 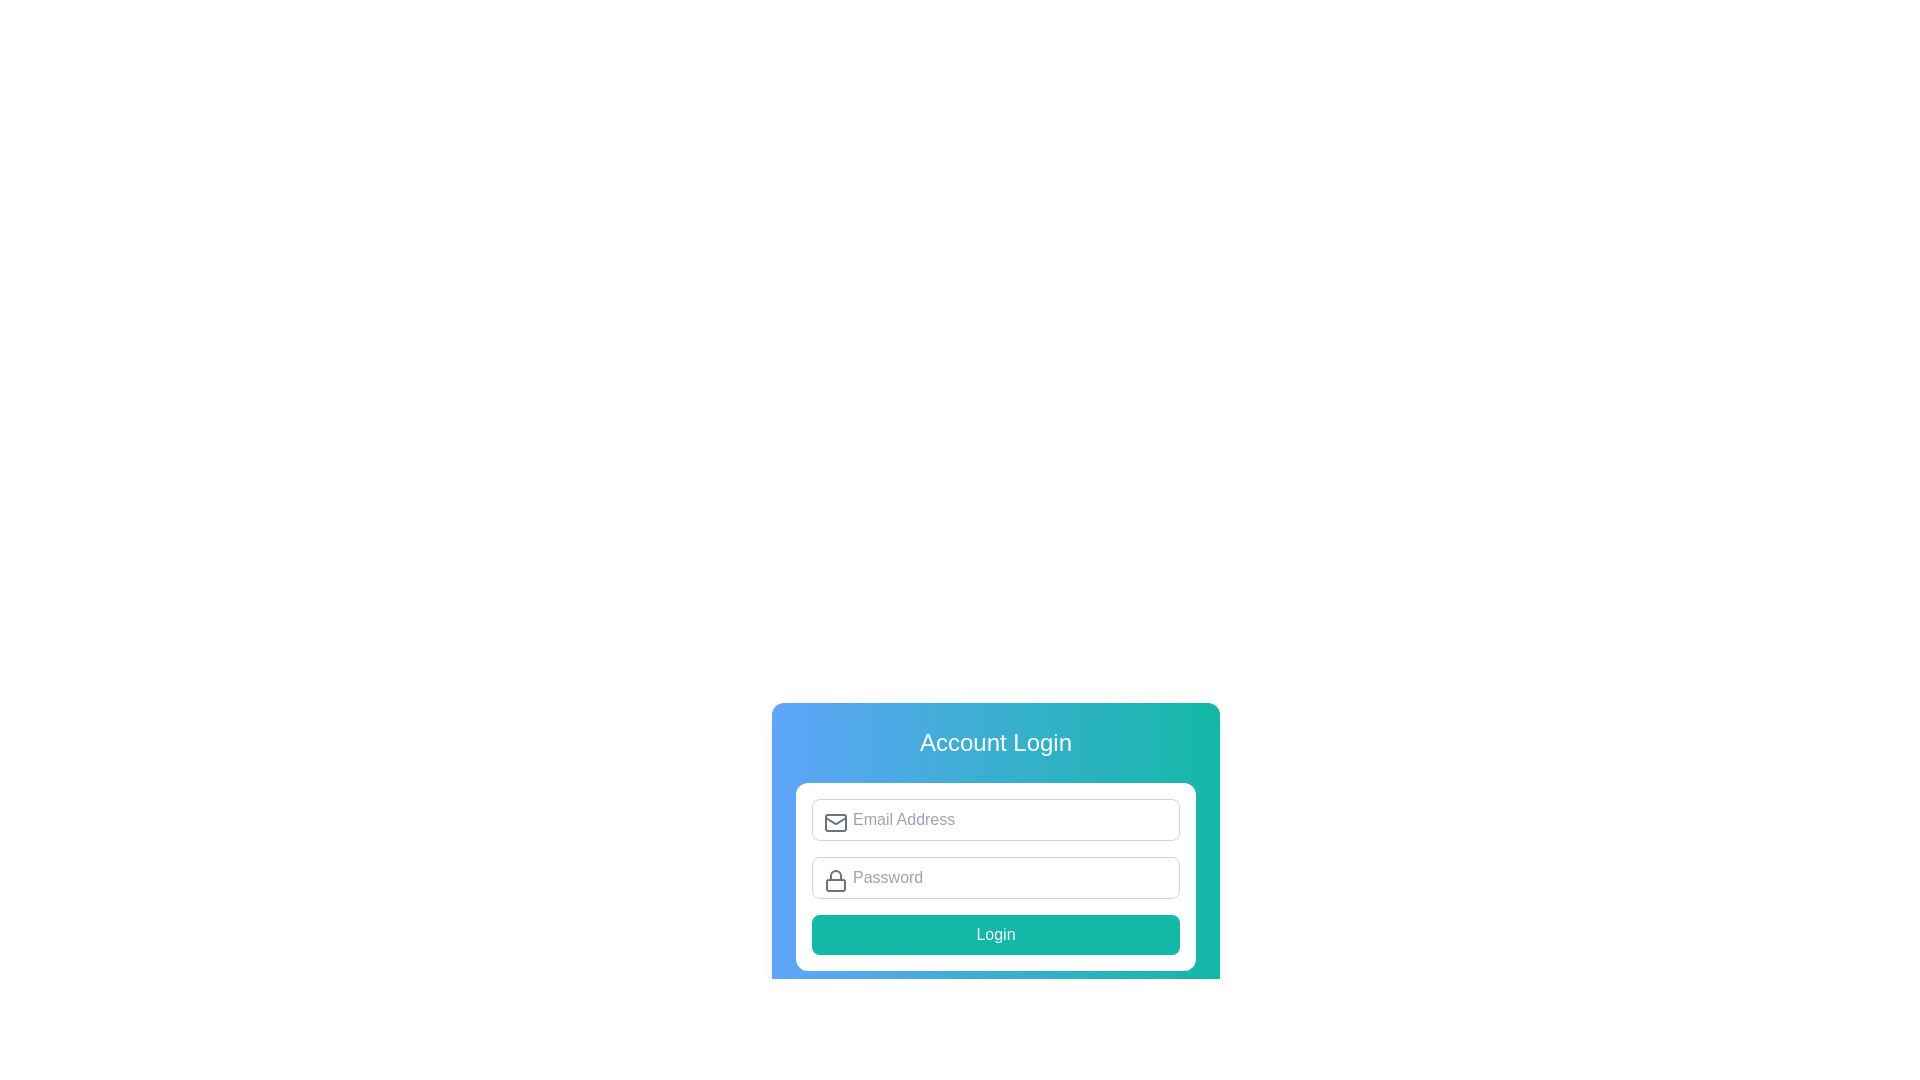 I want to click on the input field surrounding the graphical envelope icon which represents the email input field in the login form, so click(x=835, y=822).